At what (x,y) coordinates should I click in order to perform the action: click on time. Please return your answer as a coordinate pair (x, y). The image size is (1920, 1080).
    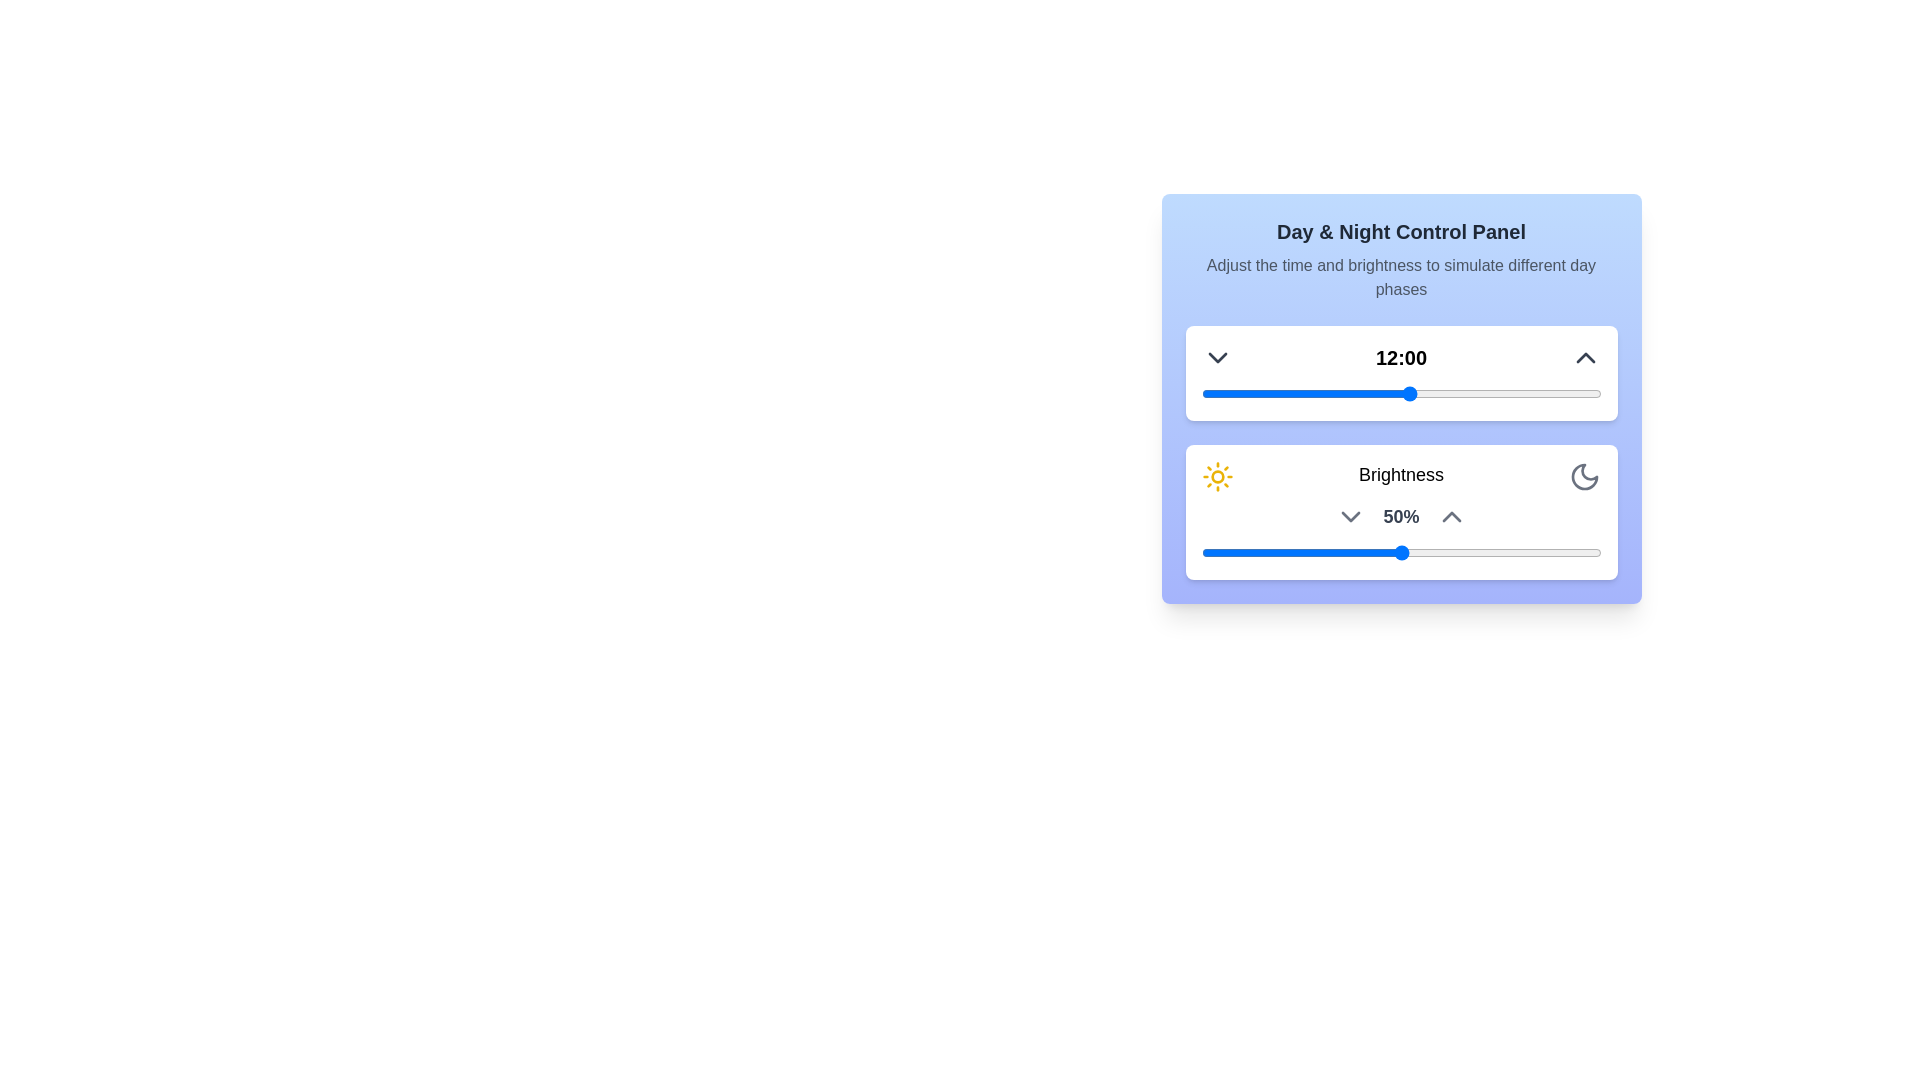
    Looking at the image, I should click on (1340, 393).